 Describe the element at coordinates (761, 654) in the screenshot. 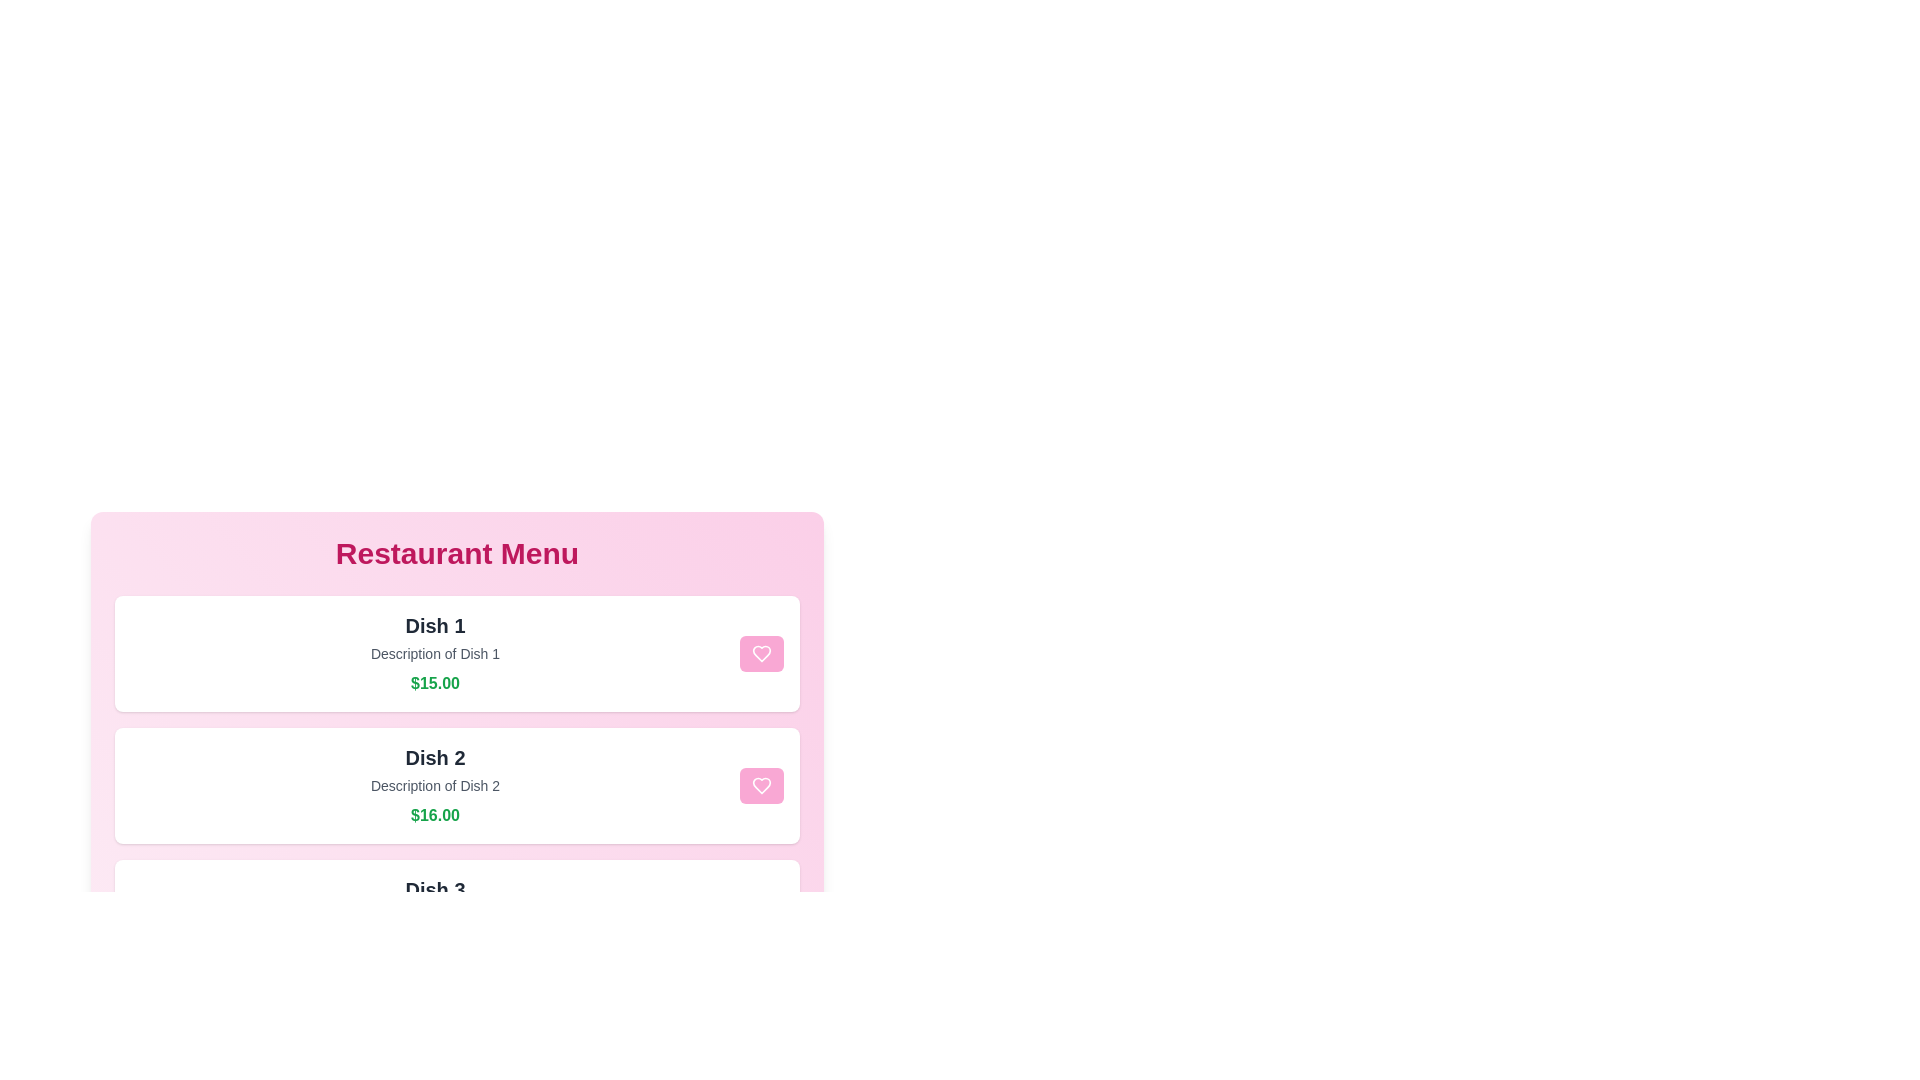

I see `the heart button located in the top-right corner of the first menu item card to mark 'Dish 1' as favorite` at that location.